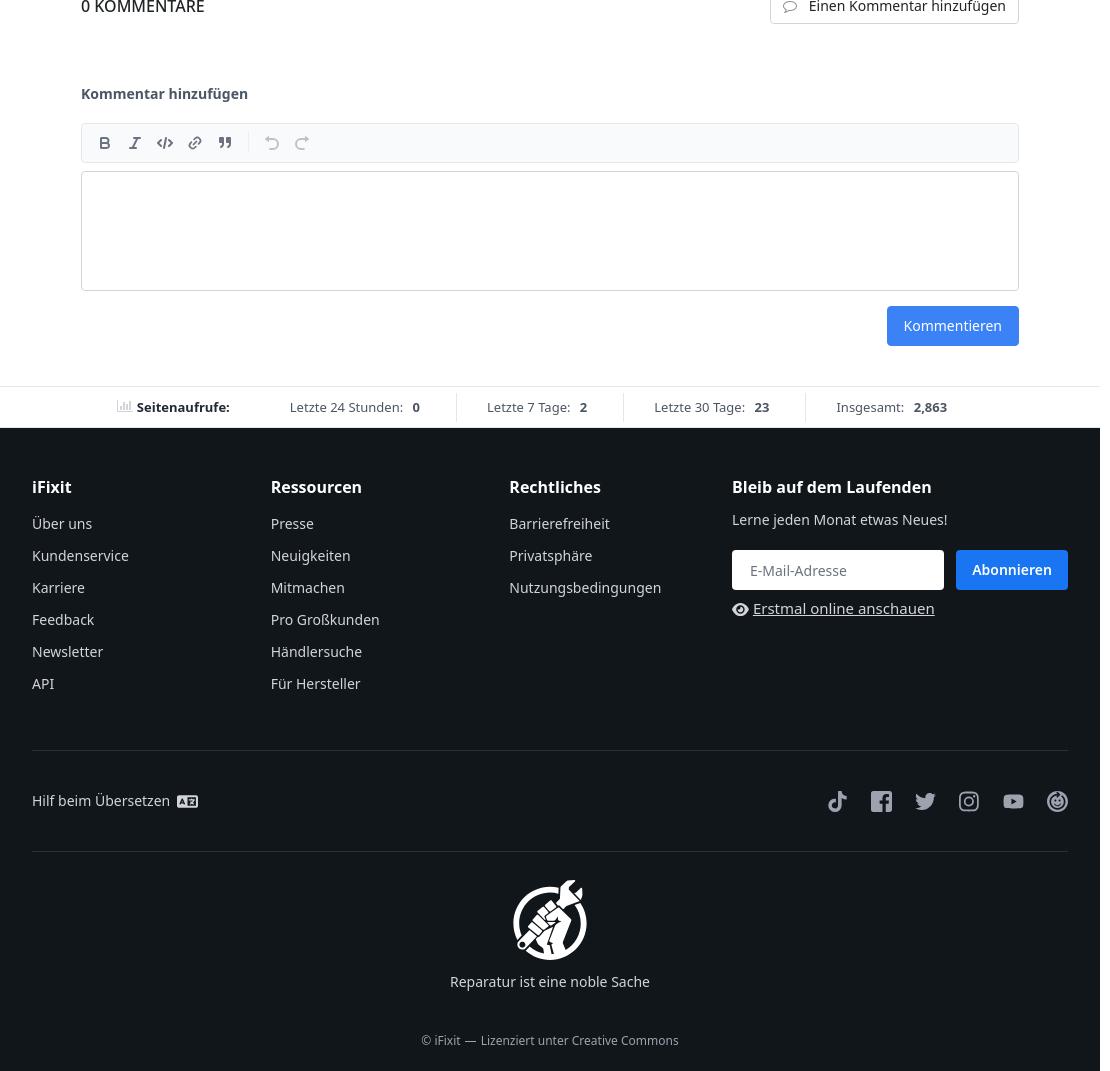 Image resolution: width=1110 pixels, height=1071 pixels. I want to click on 'Lizenziert unter Creative Commons', so click(578, 1040).